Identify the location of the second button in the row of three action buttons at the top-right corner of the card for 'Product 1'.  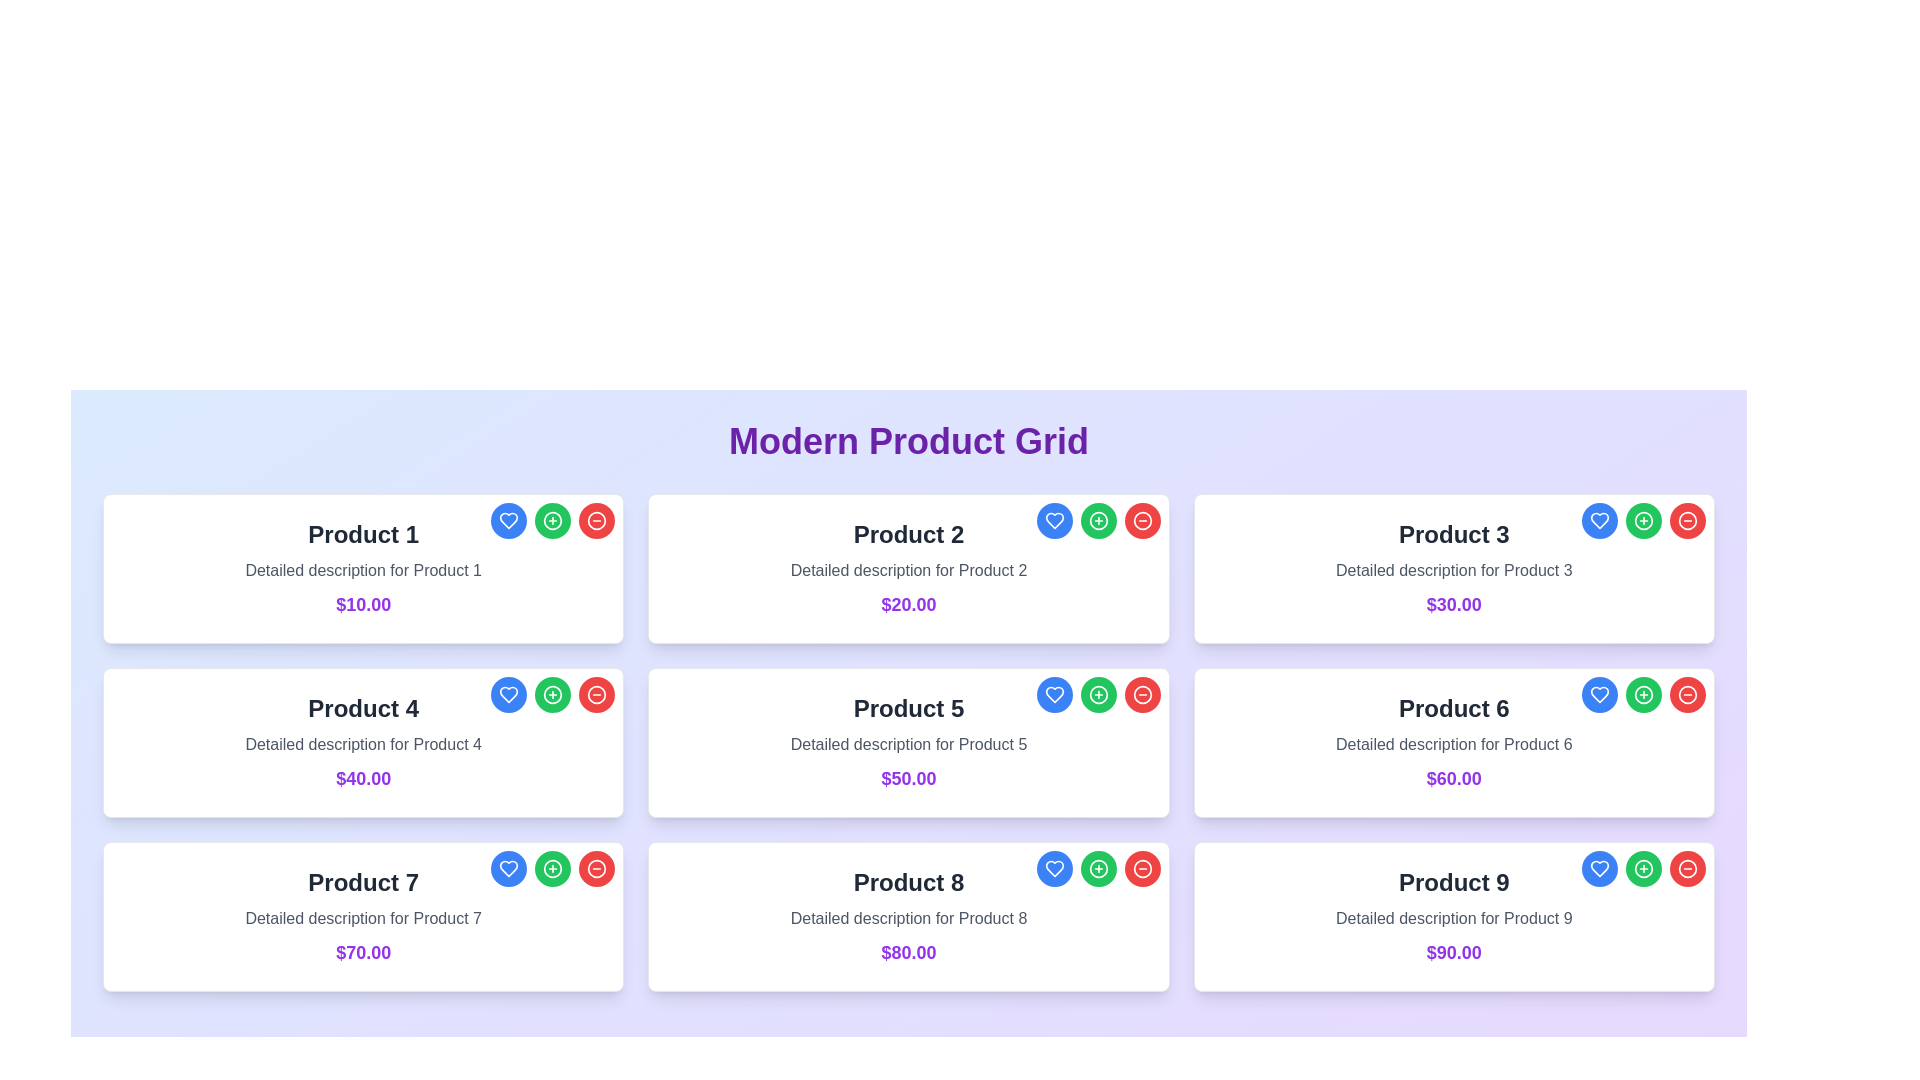
(553, 519).